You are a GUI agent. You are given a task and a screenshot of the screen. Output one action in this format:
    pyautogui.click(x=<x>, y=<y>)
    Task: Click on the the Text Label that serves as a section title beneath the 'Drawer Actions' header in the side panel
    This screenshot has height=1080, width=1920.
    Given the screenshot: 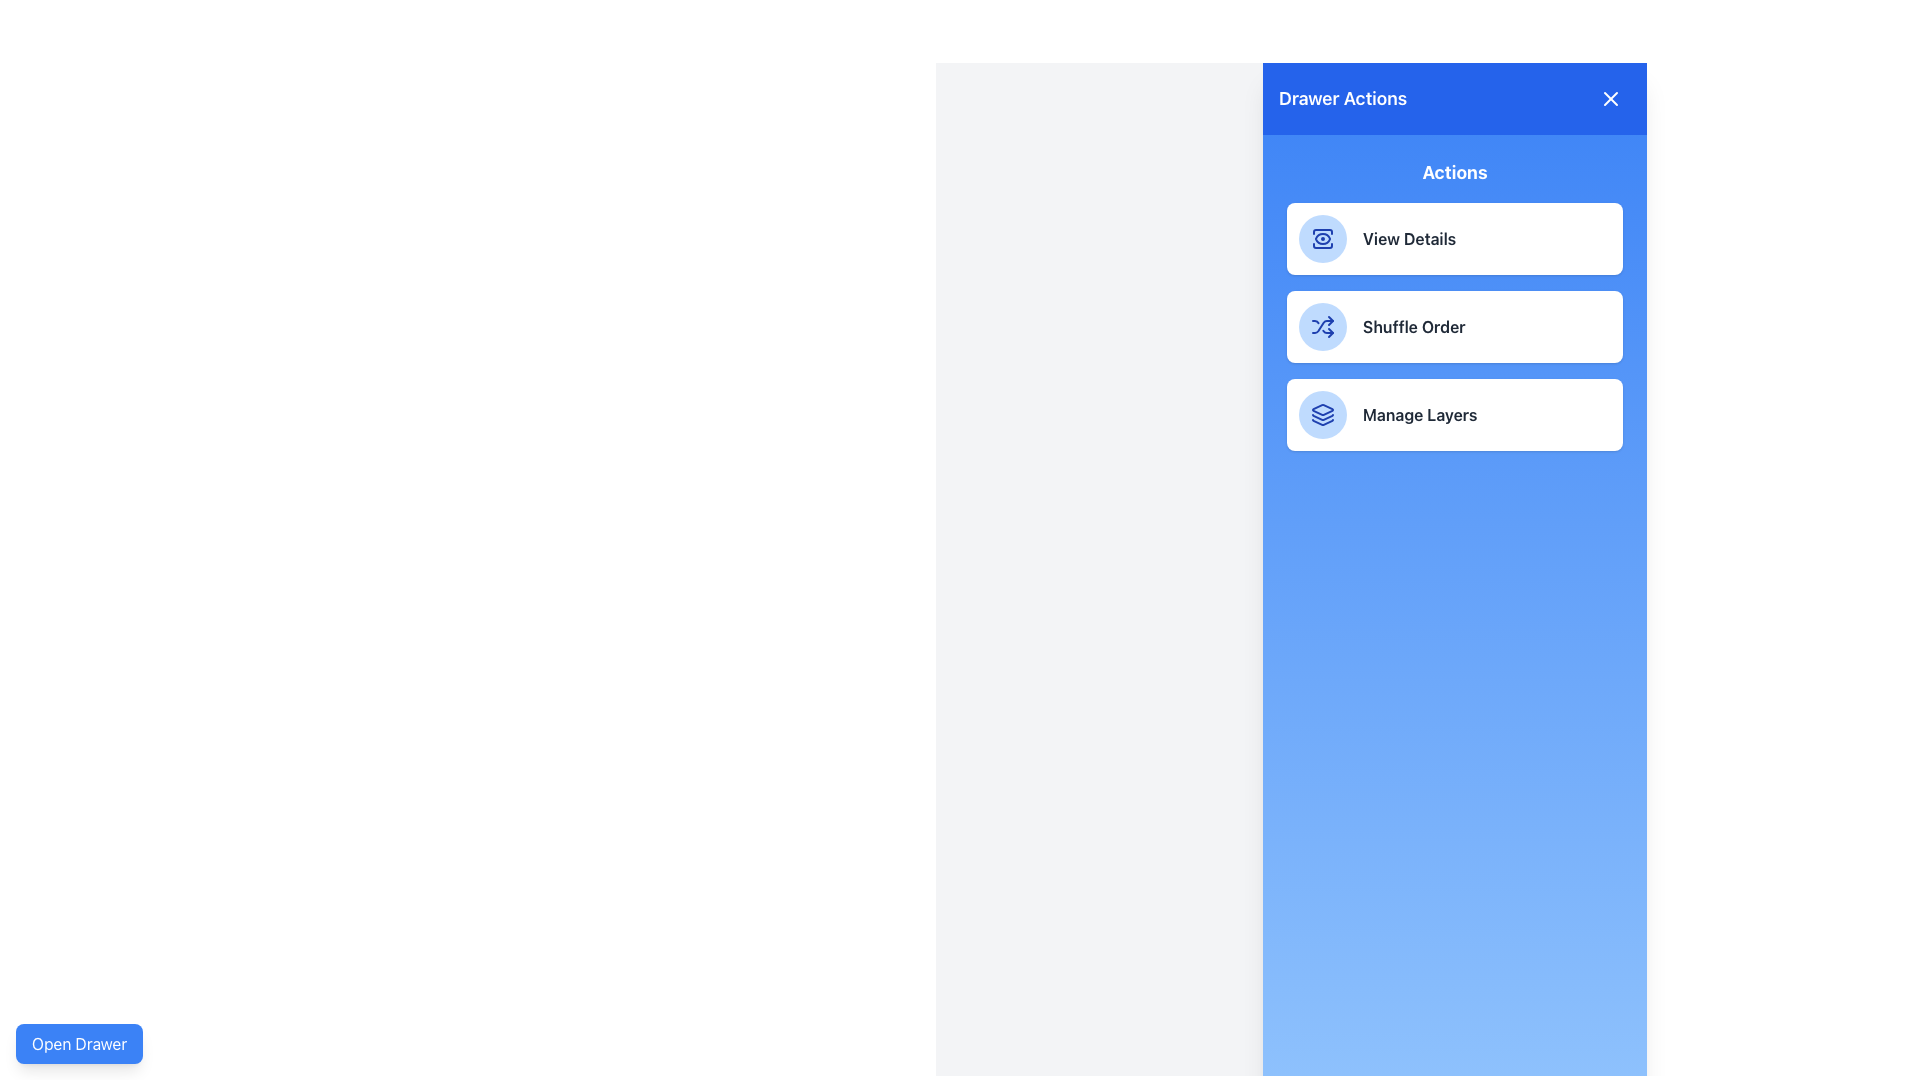 What is the action you would take?
    pyautogui.click(x=1454, y=172)
    